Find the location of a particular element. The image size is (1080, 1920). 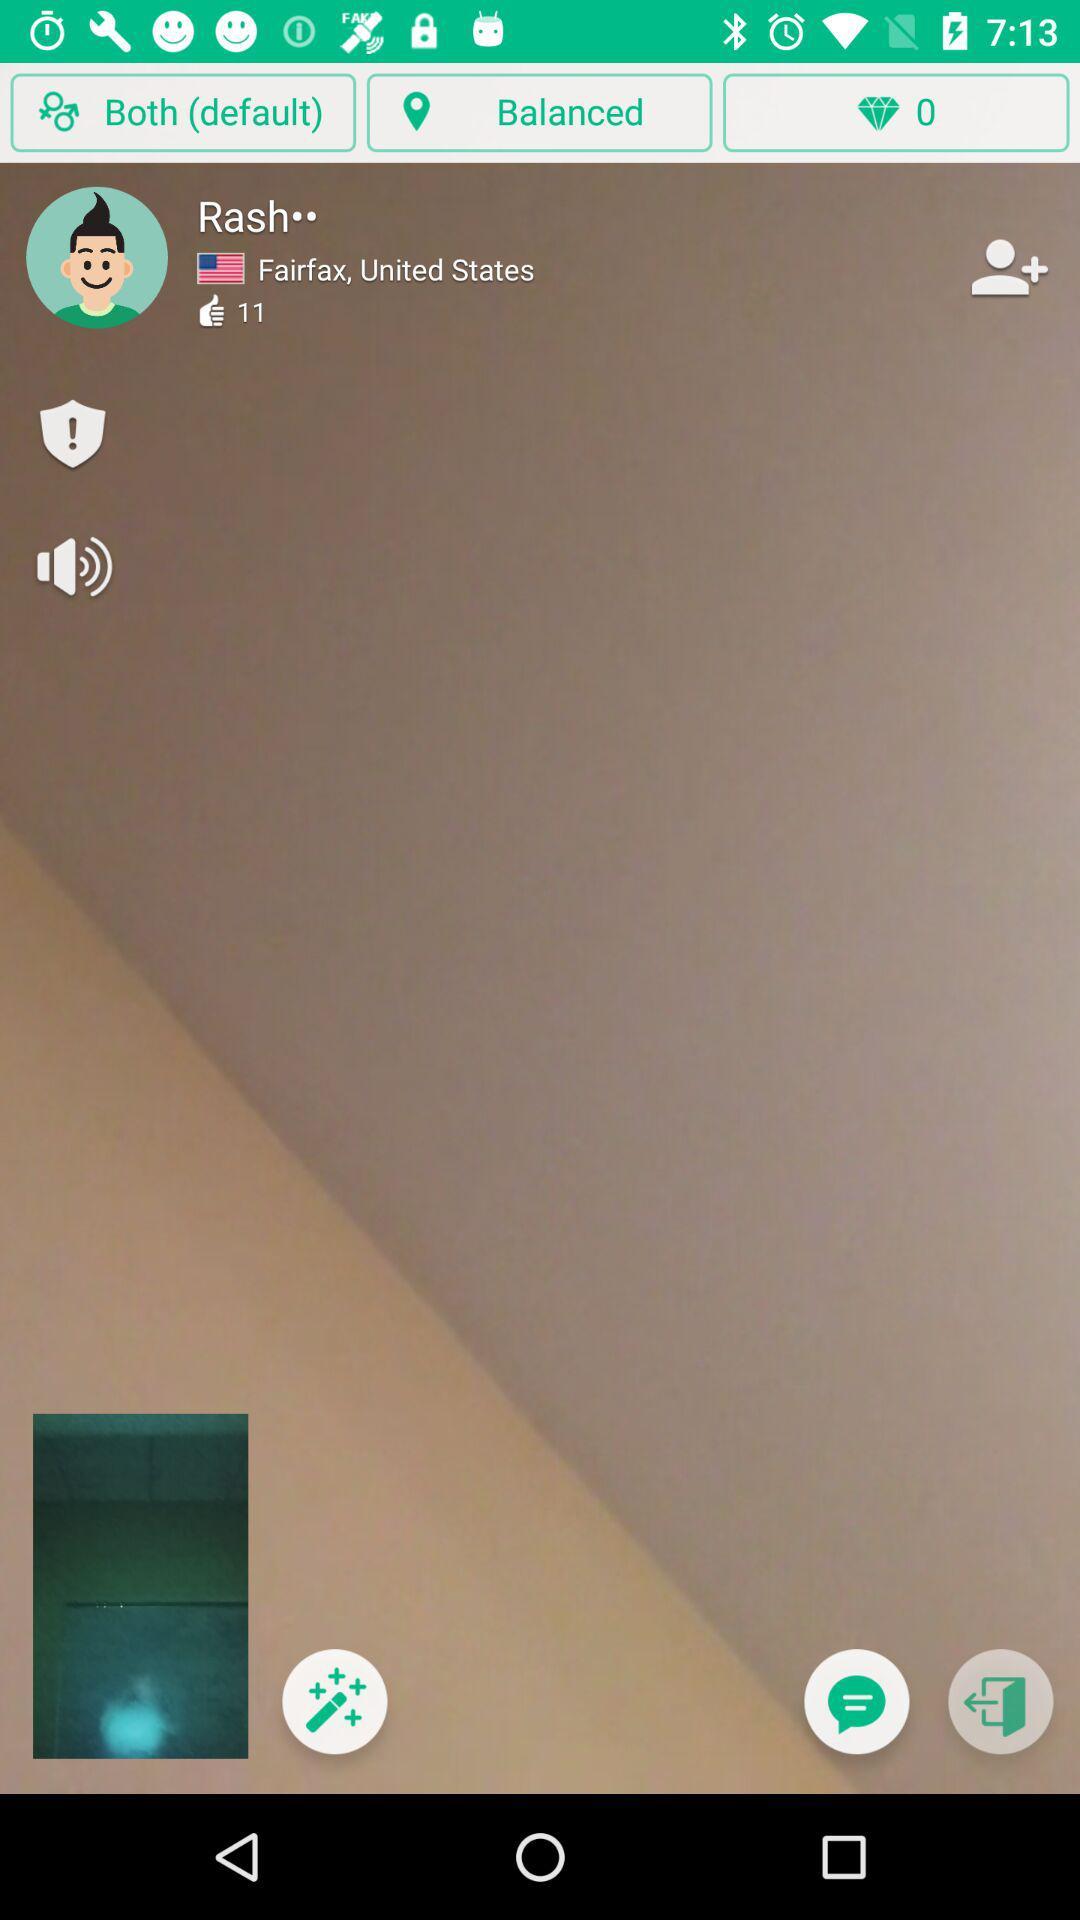

the edit icon is located at coordinates (333, 1713).